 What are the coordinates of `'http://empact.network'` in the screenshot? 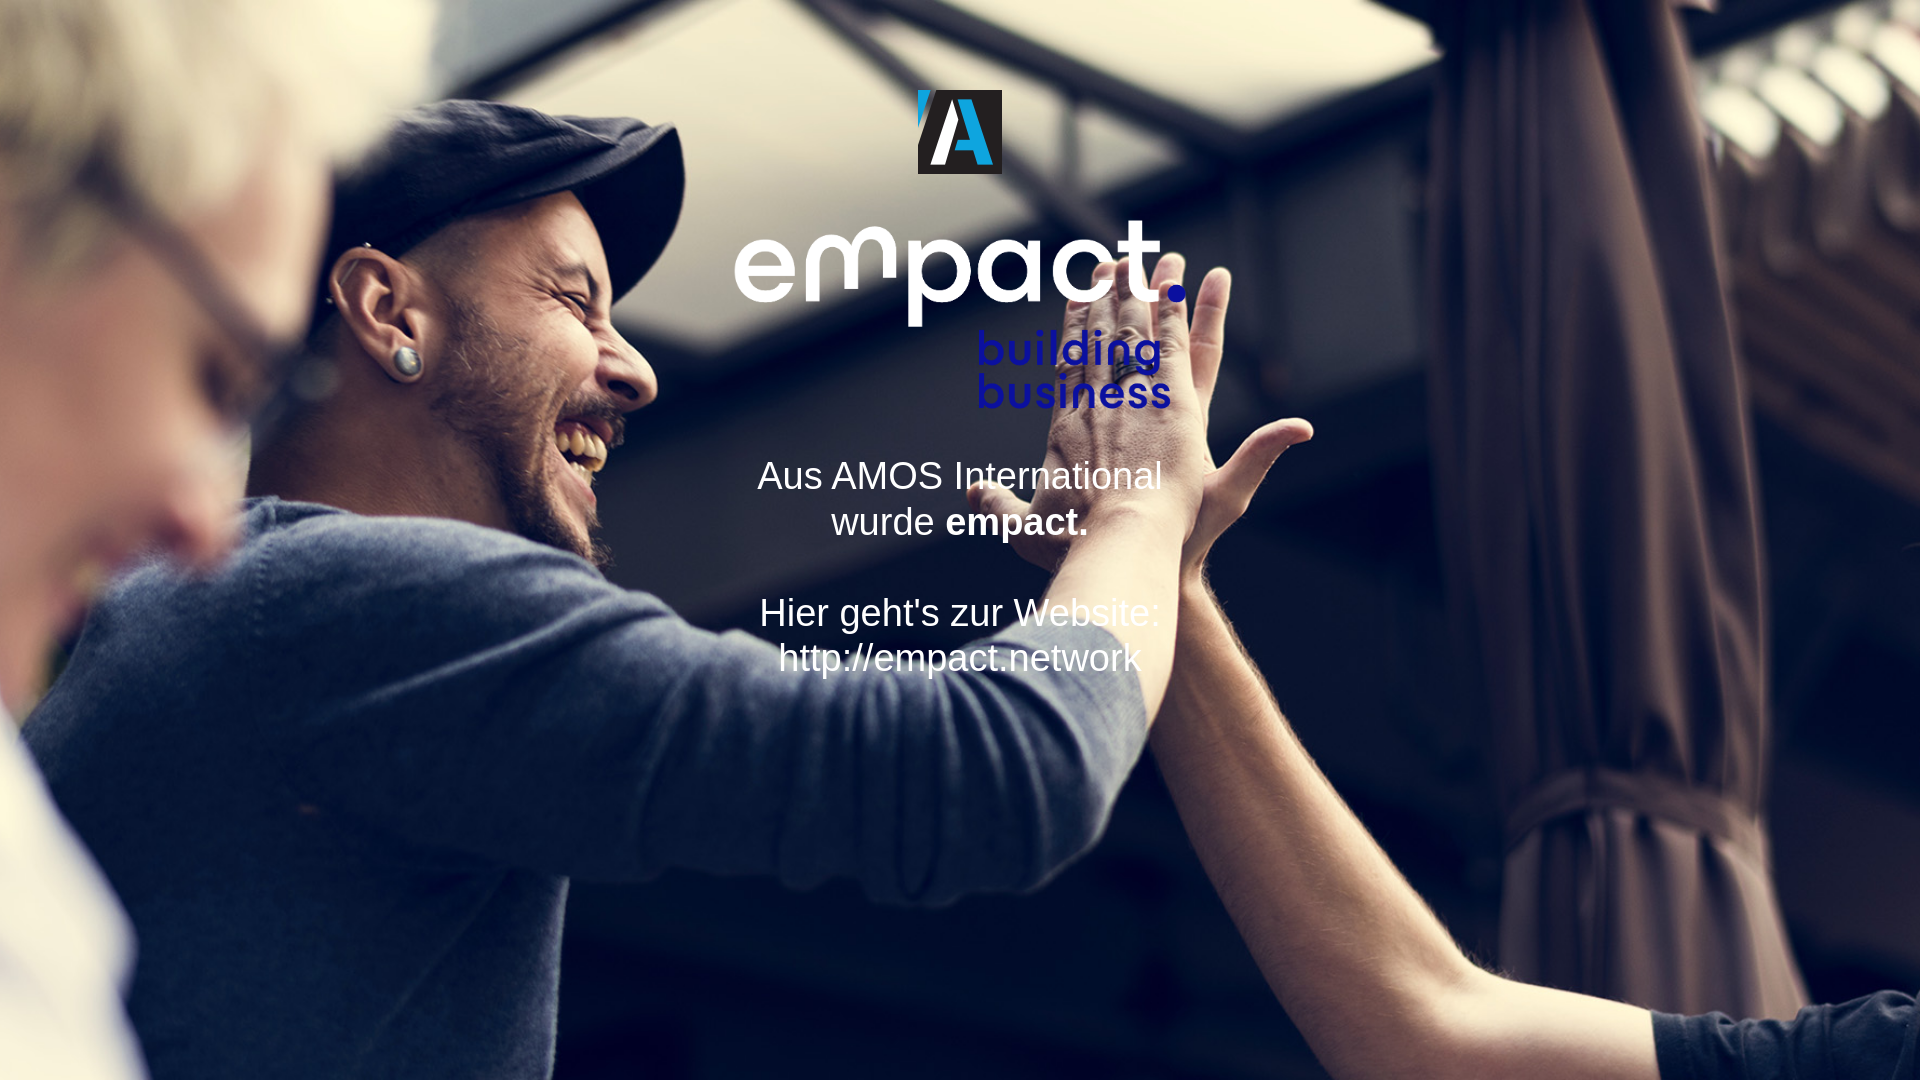 It's located at (969, 680).